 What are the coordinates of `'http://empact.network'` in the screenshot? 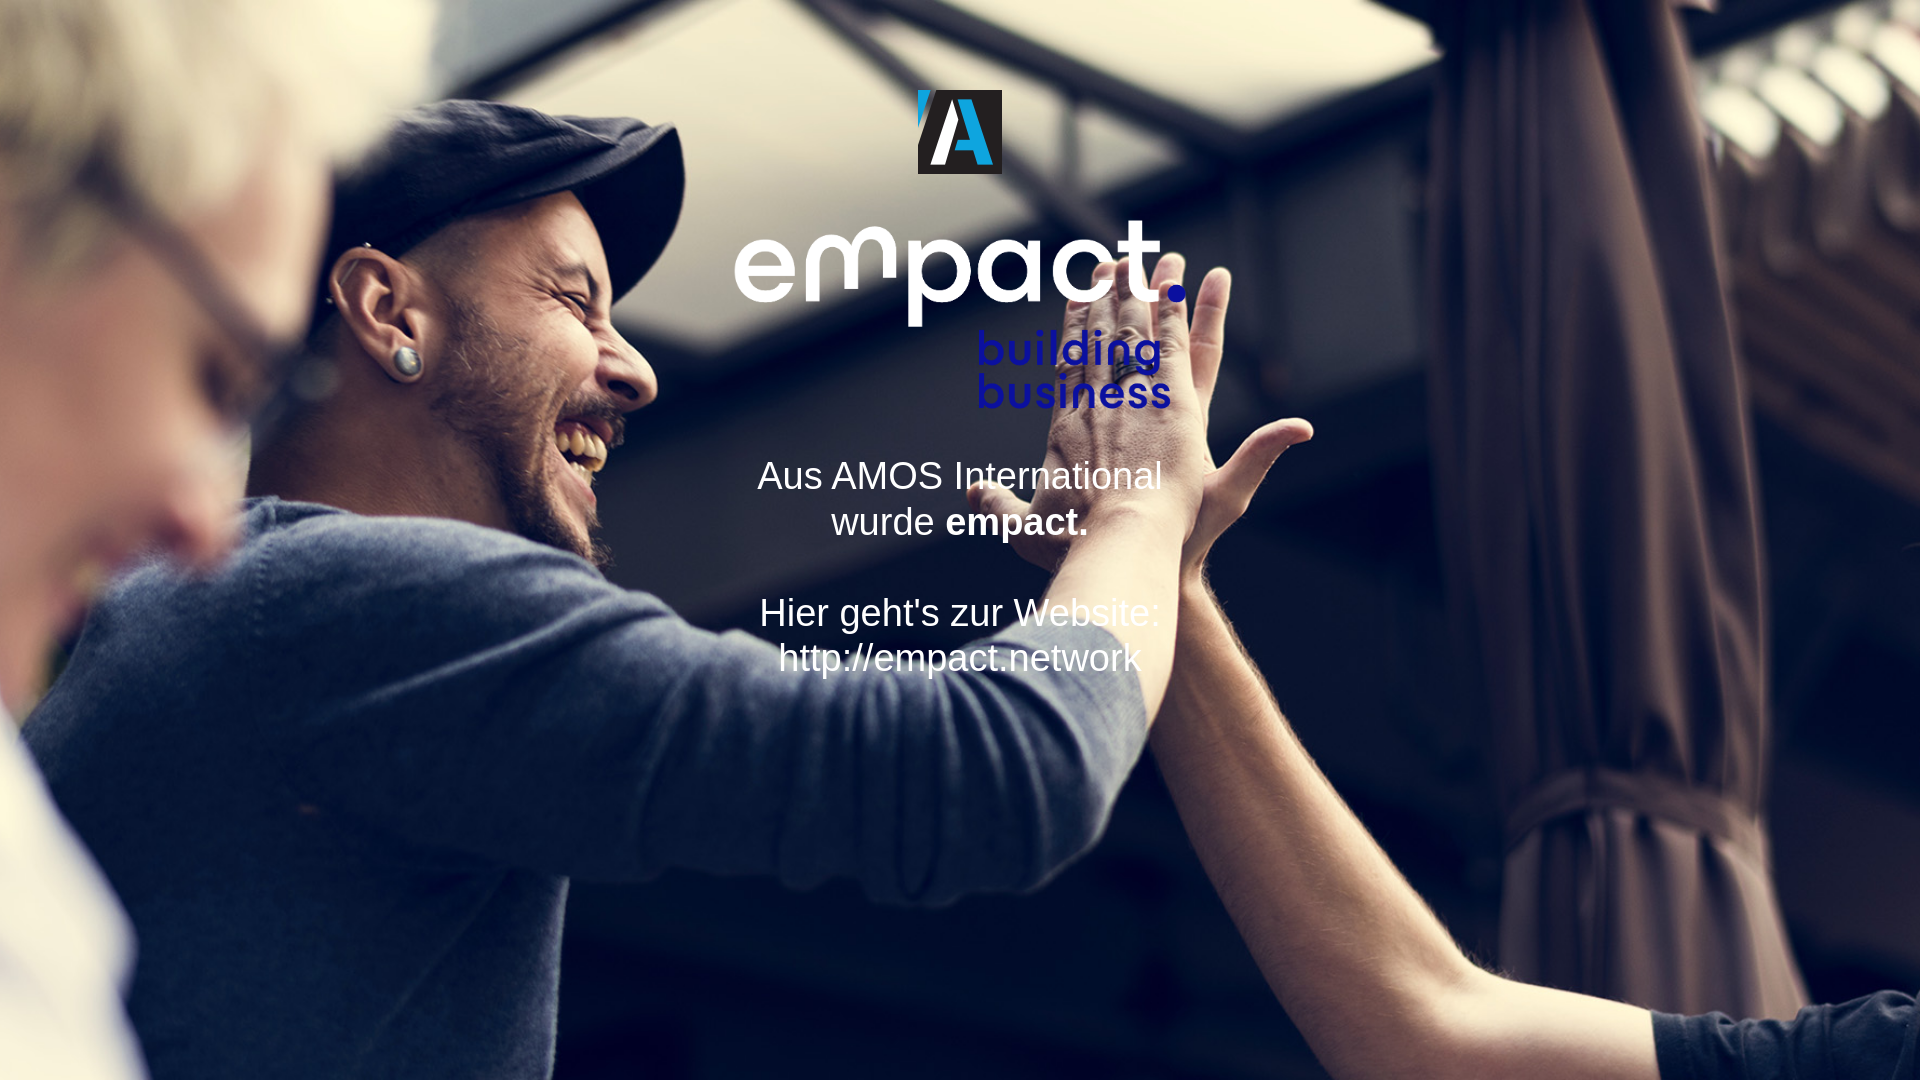 It's located at (969, 680).